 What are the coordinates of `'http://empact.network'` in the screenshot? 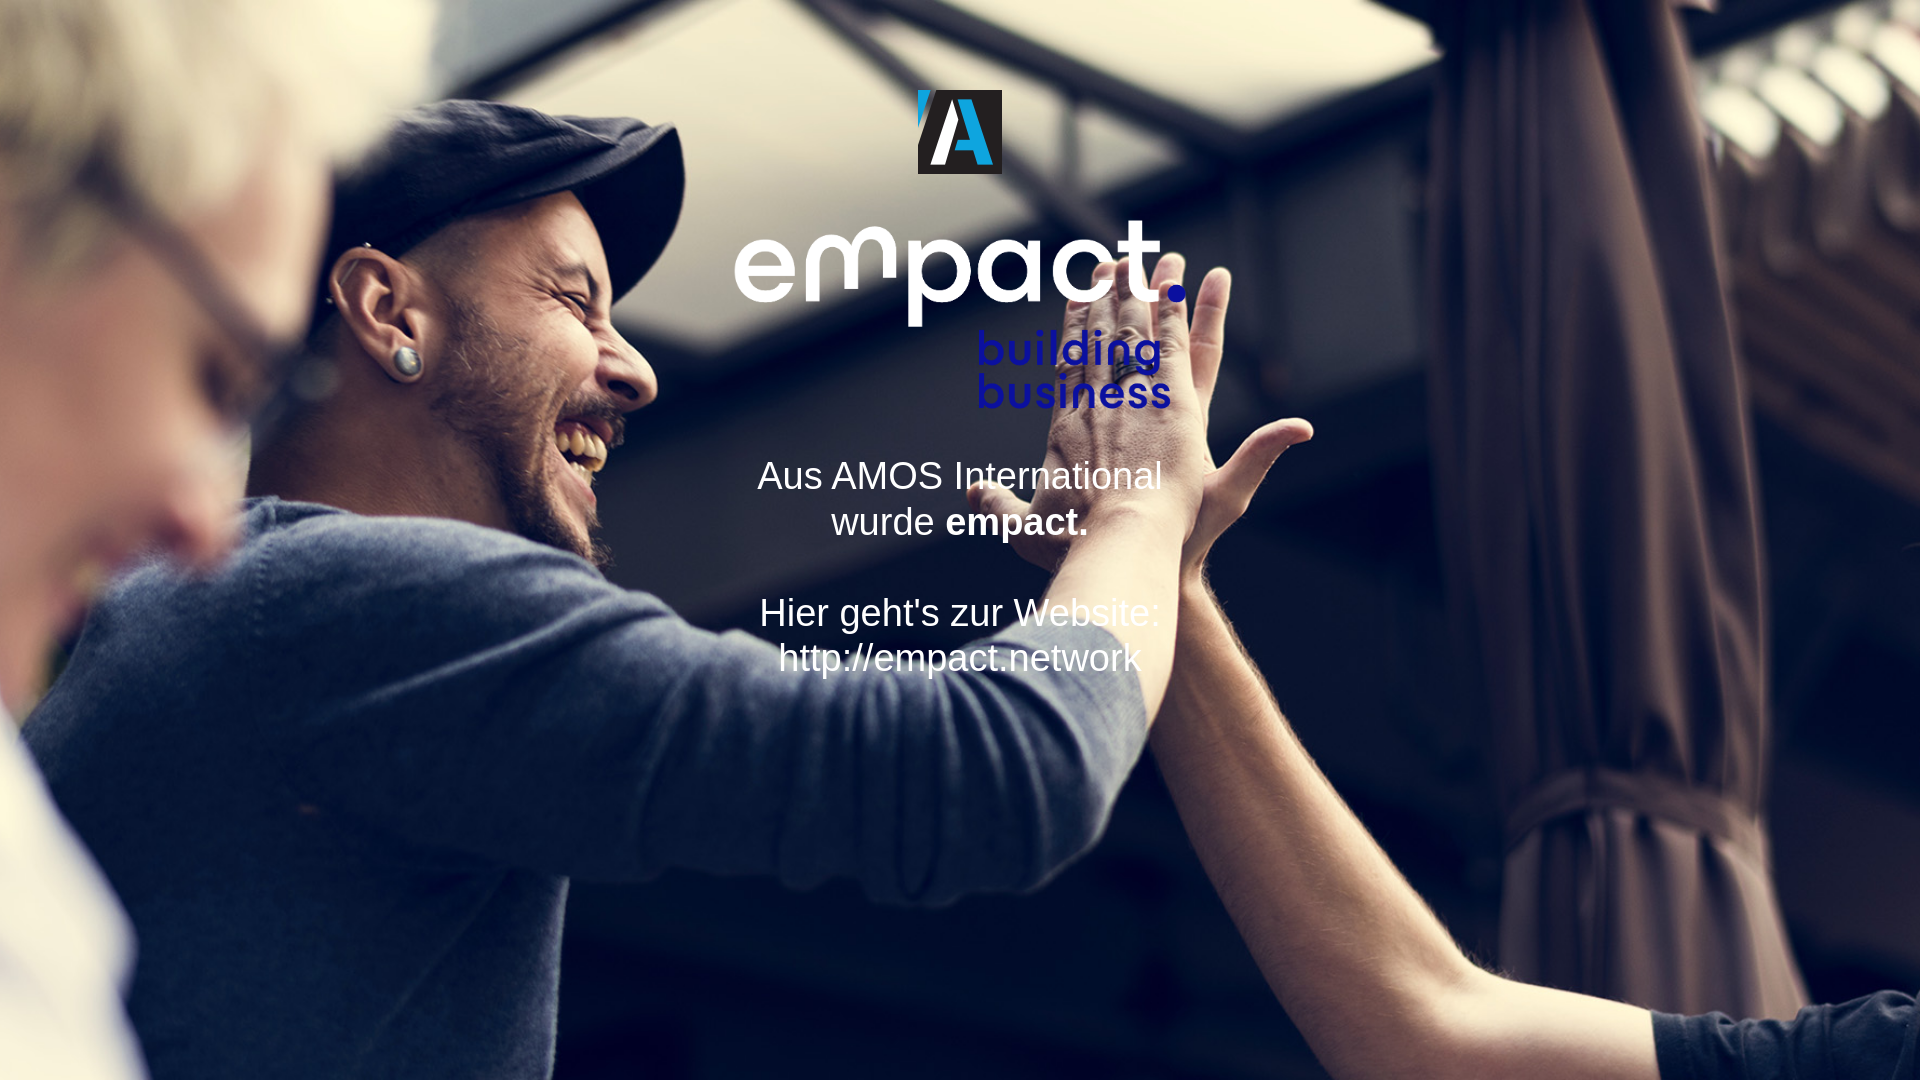 It's located at (969, 680).